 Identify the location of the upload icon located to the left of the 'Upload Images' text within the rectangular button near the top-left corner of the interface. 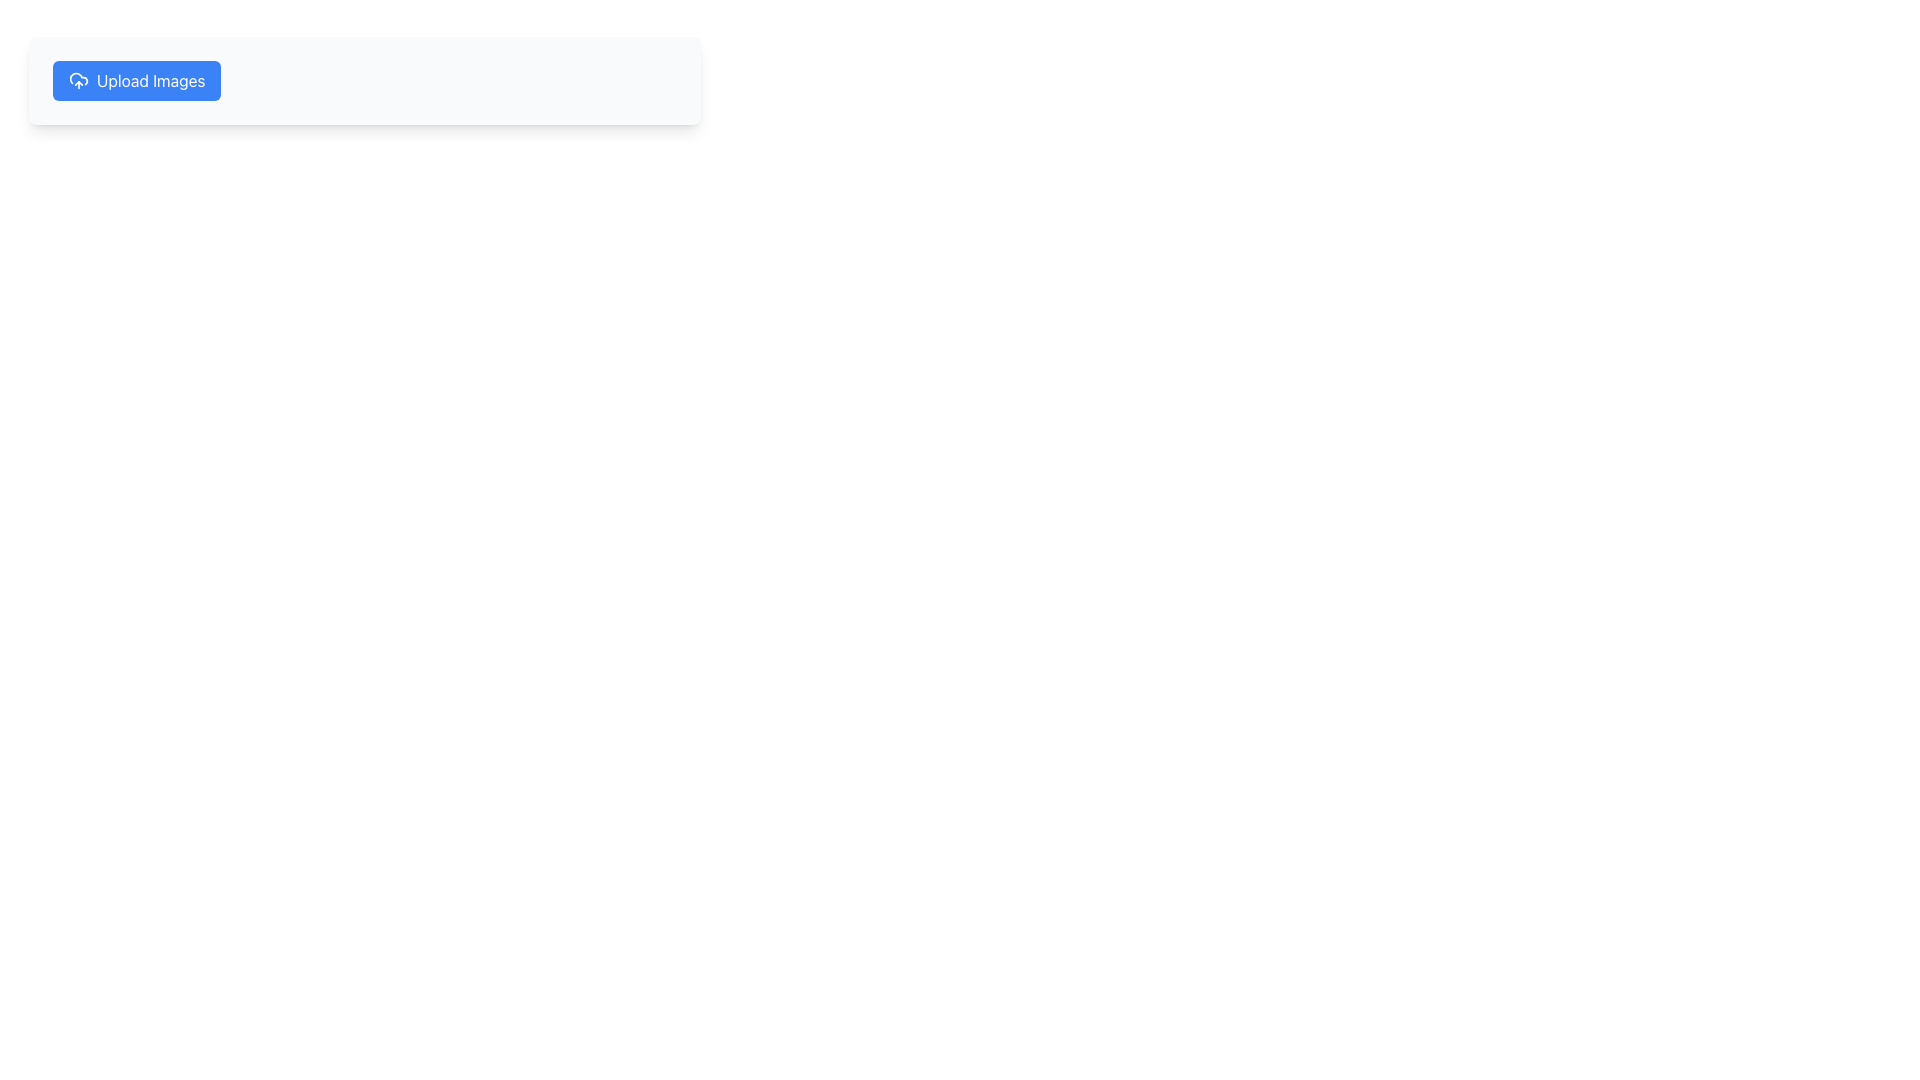
(78, 80).